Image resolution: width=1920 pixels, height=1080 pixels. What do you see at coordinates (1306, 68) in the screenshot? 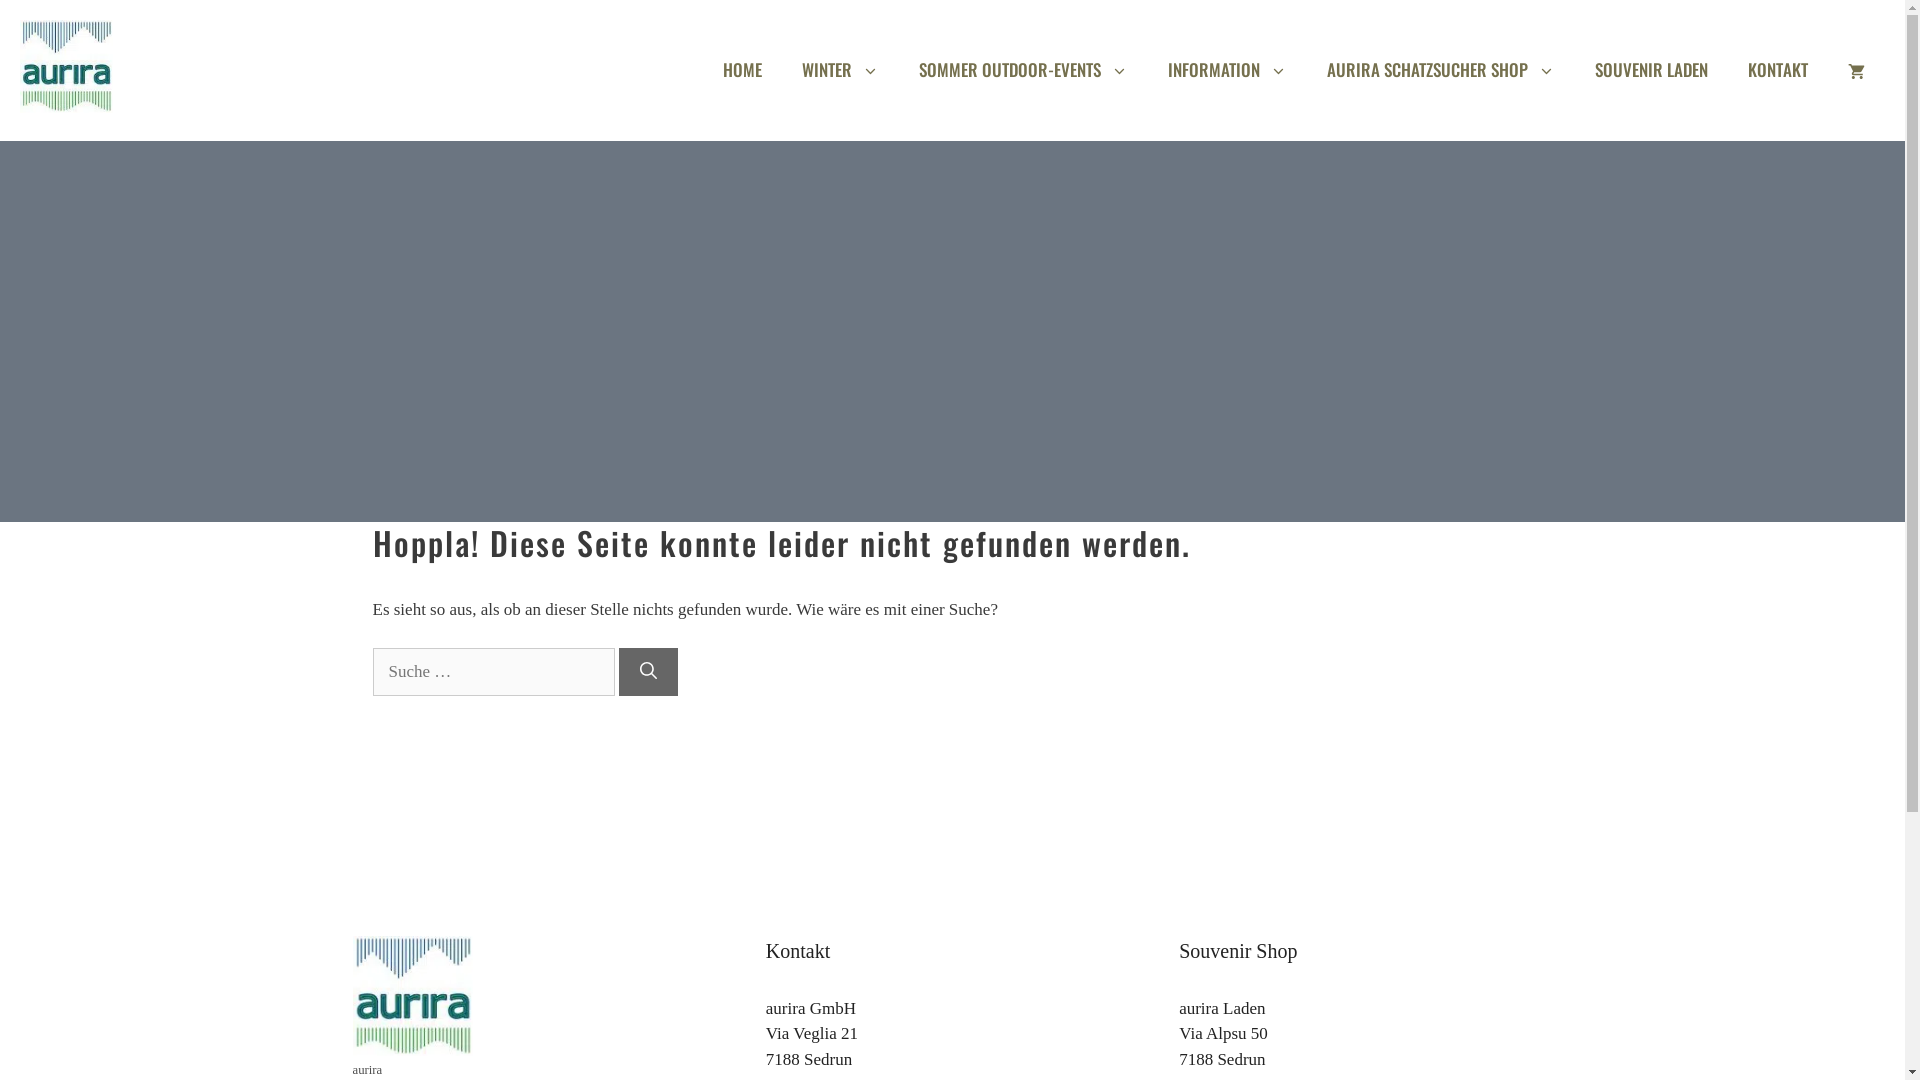
I see `'AURIRA SCHATZSUCHER SHOP'` at bounding box center [1306, 68].